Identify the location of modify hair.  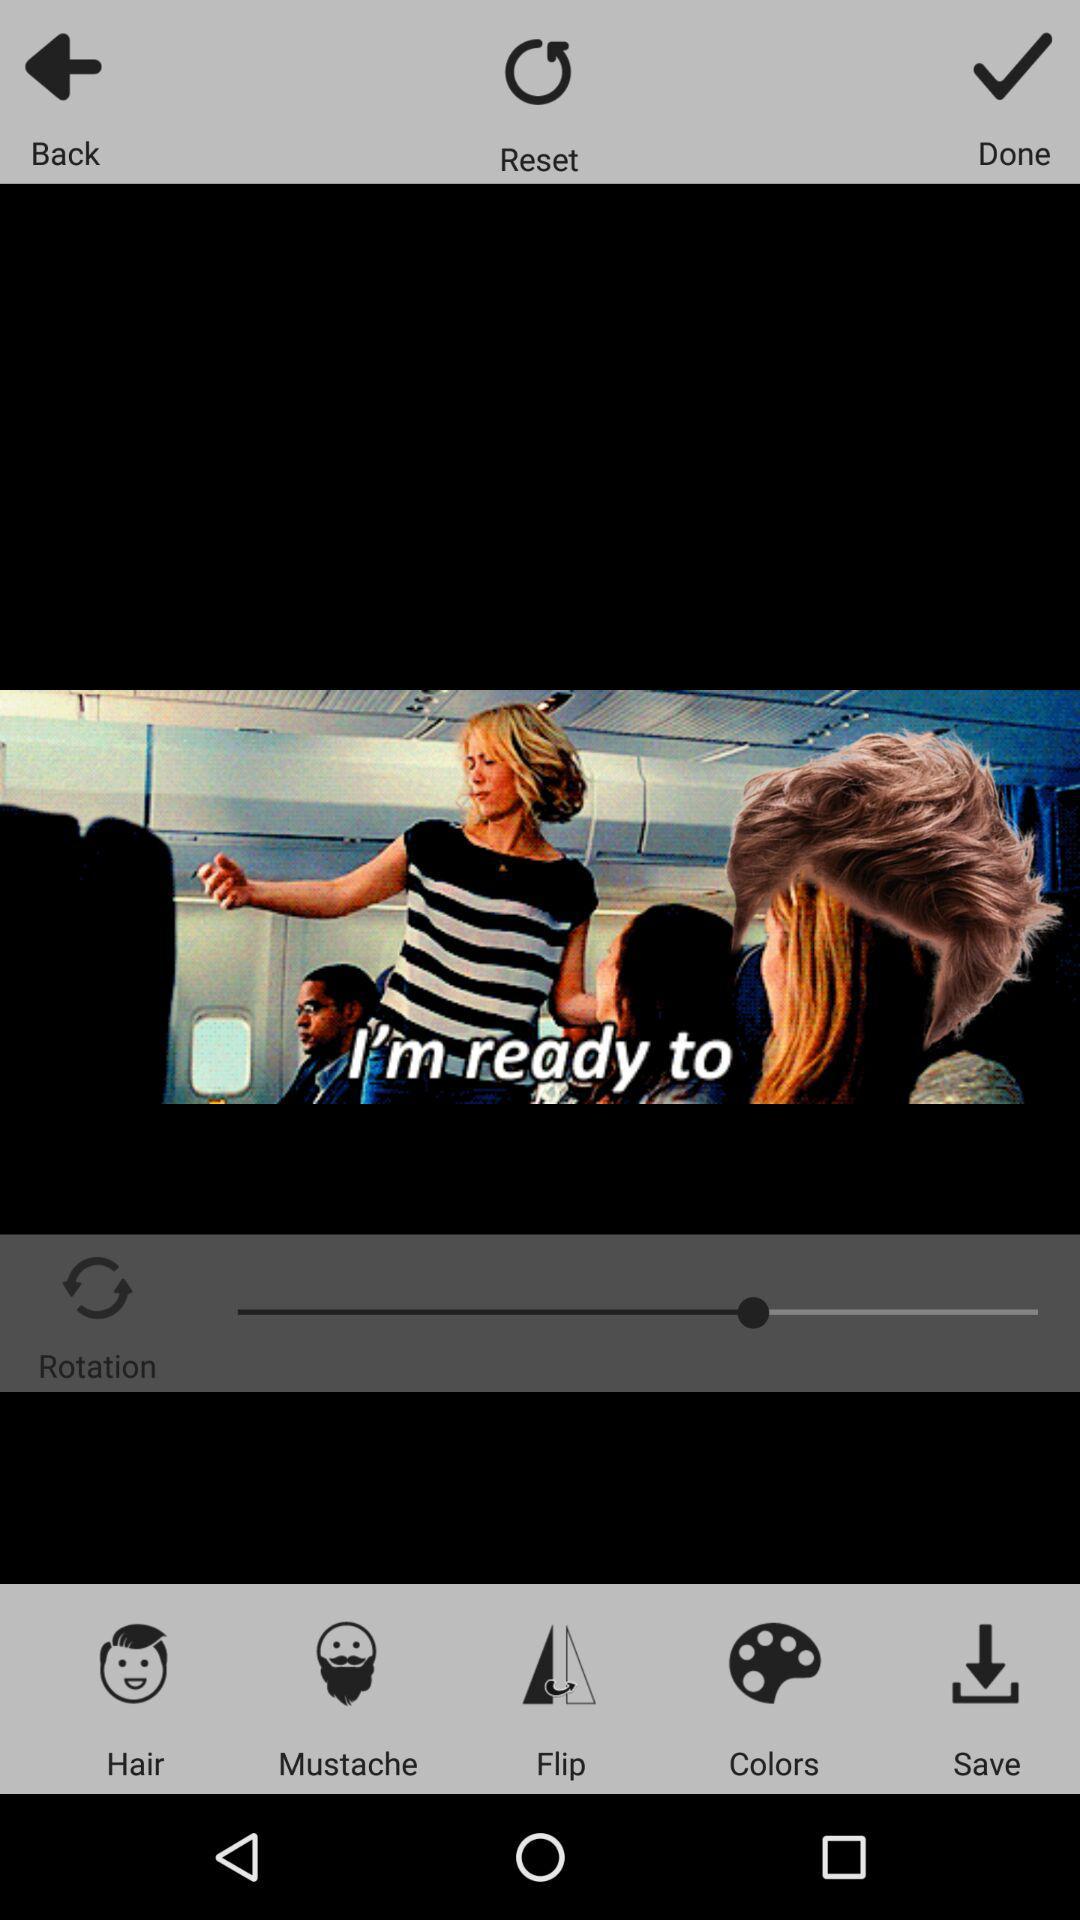
(135, 1662).